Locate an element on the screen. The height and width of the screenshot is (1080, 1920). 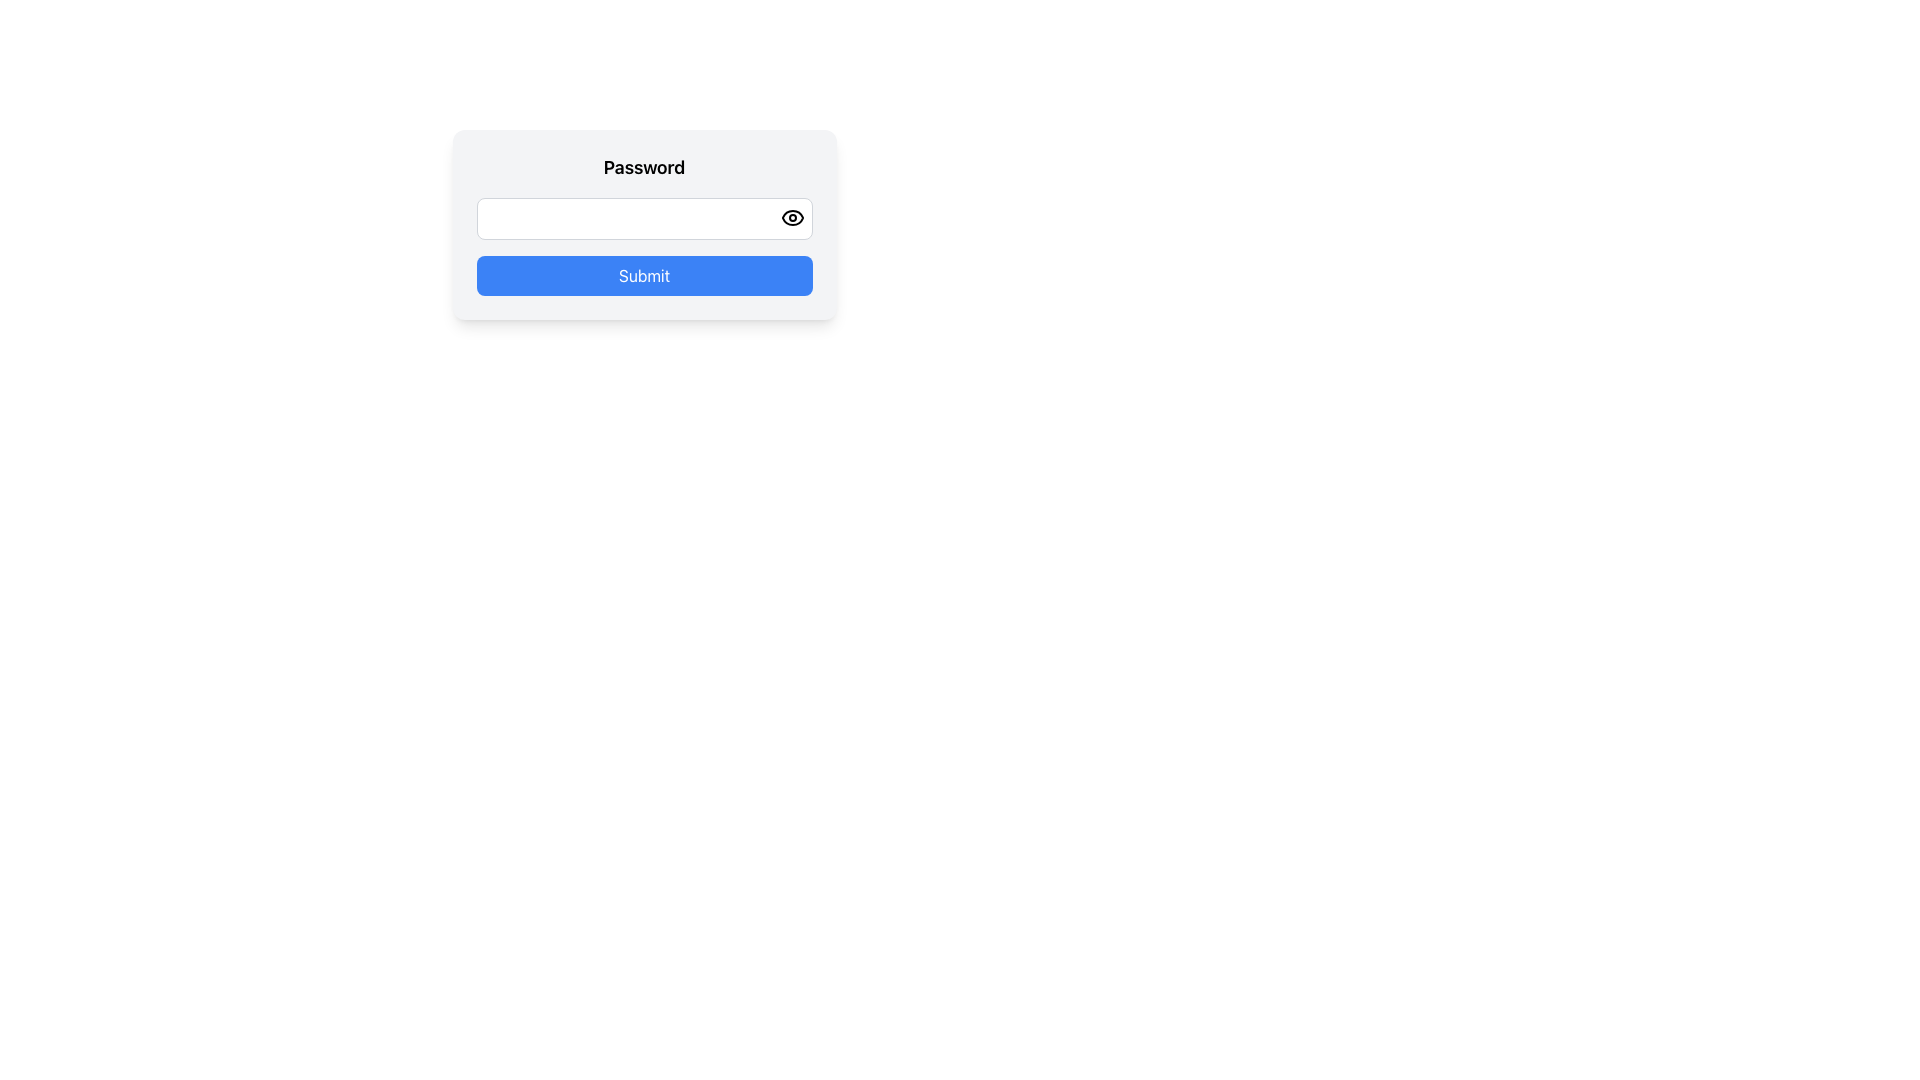
text from the 'Password' label, which is styled bold and positioned above the password input field is located at coordinates (644, 167).